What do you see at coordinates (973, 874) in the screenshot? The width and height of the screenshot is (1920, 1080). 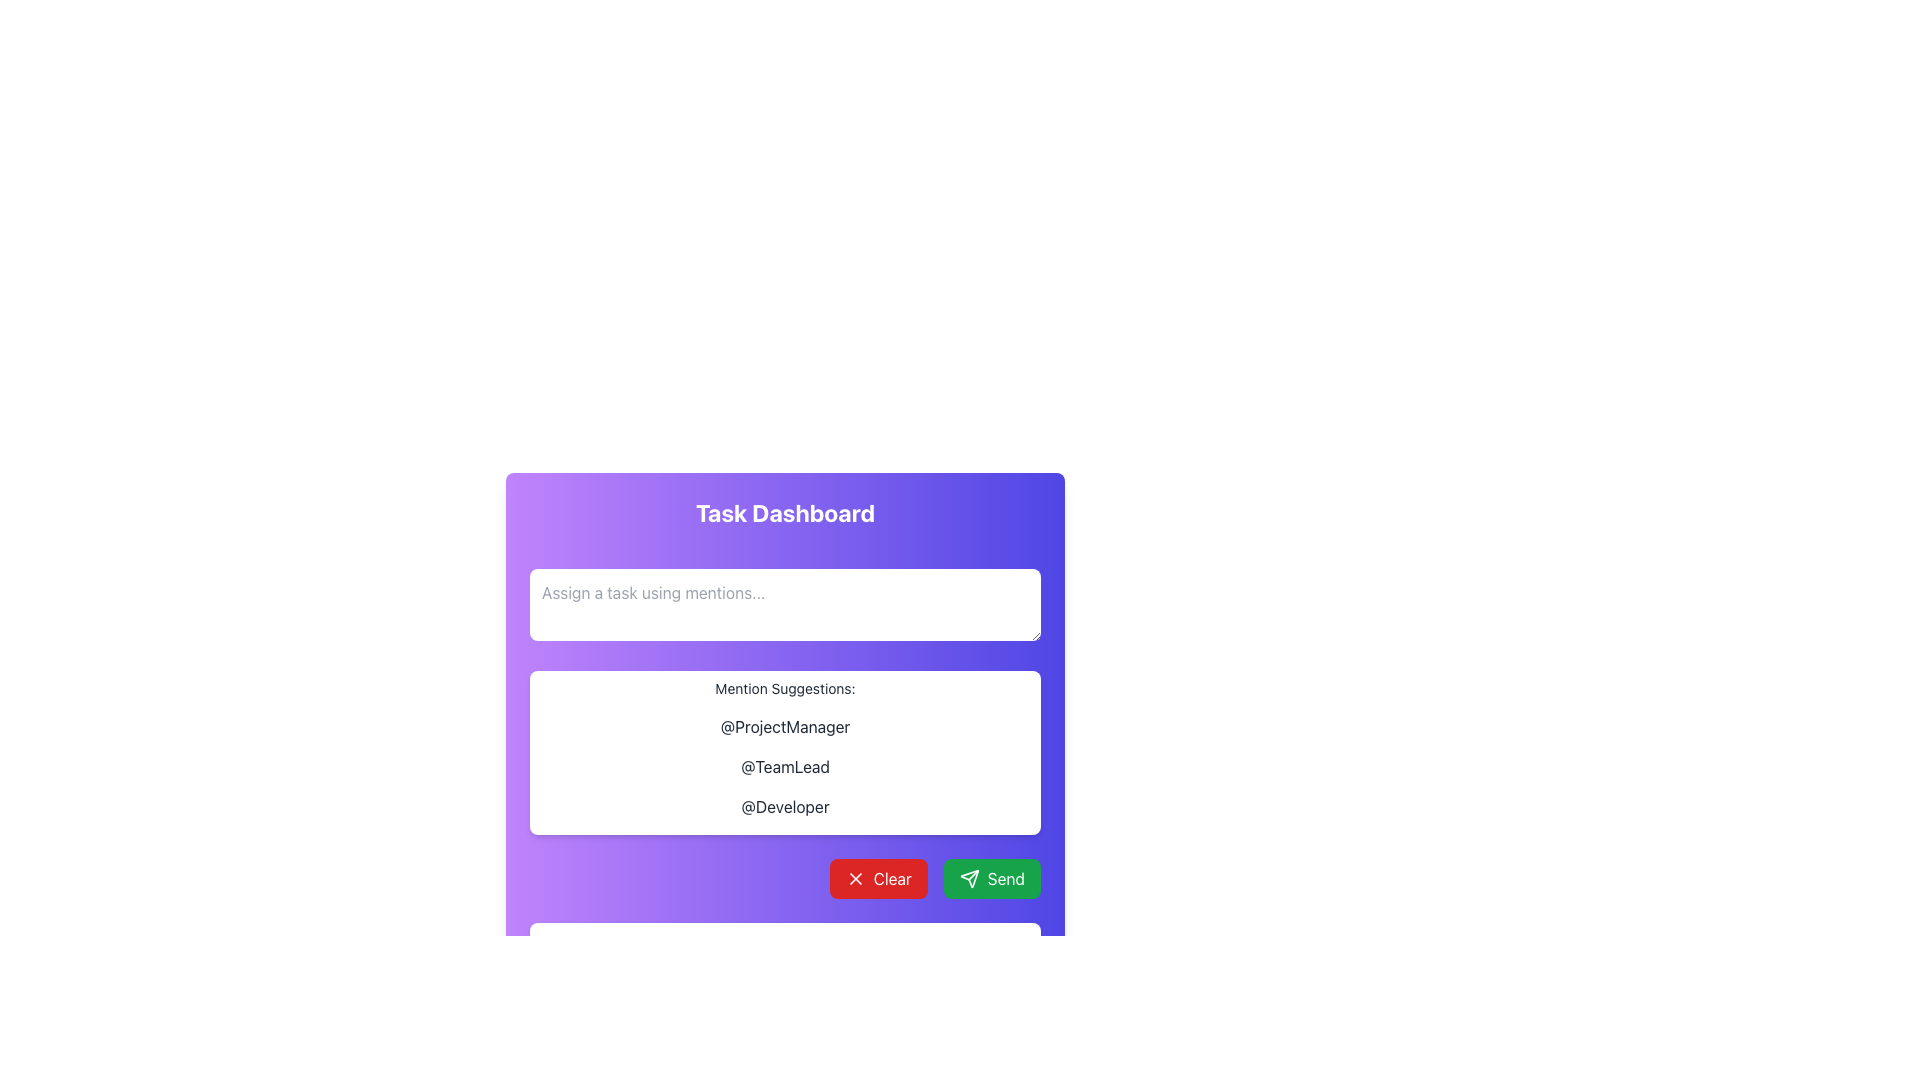 I see `the visual details of the shorter diagonal line in the SVG icon of the 'Send' button located at the bottom-right corner of the interface panel` at bounding box center [973, 874].